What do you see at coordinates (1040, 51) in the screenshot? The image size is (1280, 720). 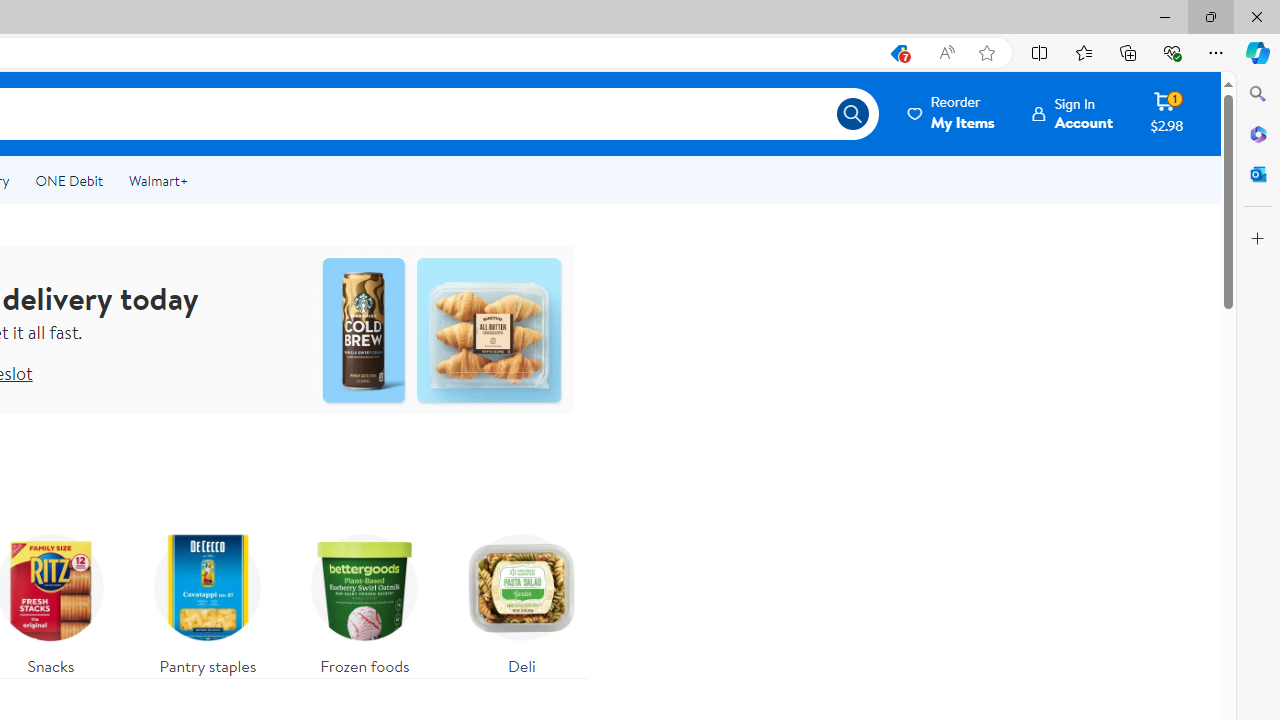 I see `'Split screen'` at bounding box center [1040, 51].